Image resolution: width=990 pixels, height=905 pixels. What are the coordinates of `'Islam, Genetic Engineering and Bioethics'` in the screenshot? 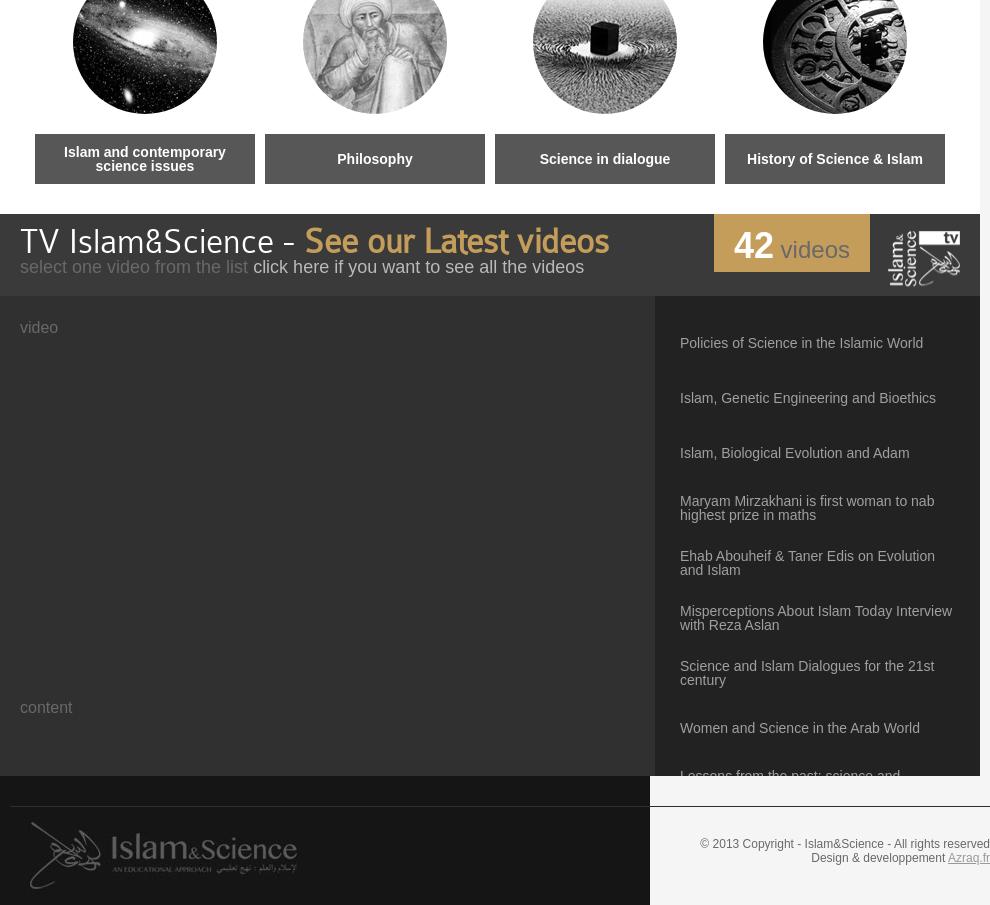 It's located at (807, 397).